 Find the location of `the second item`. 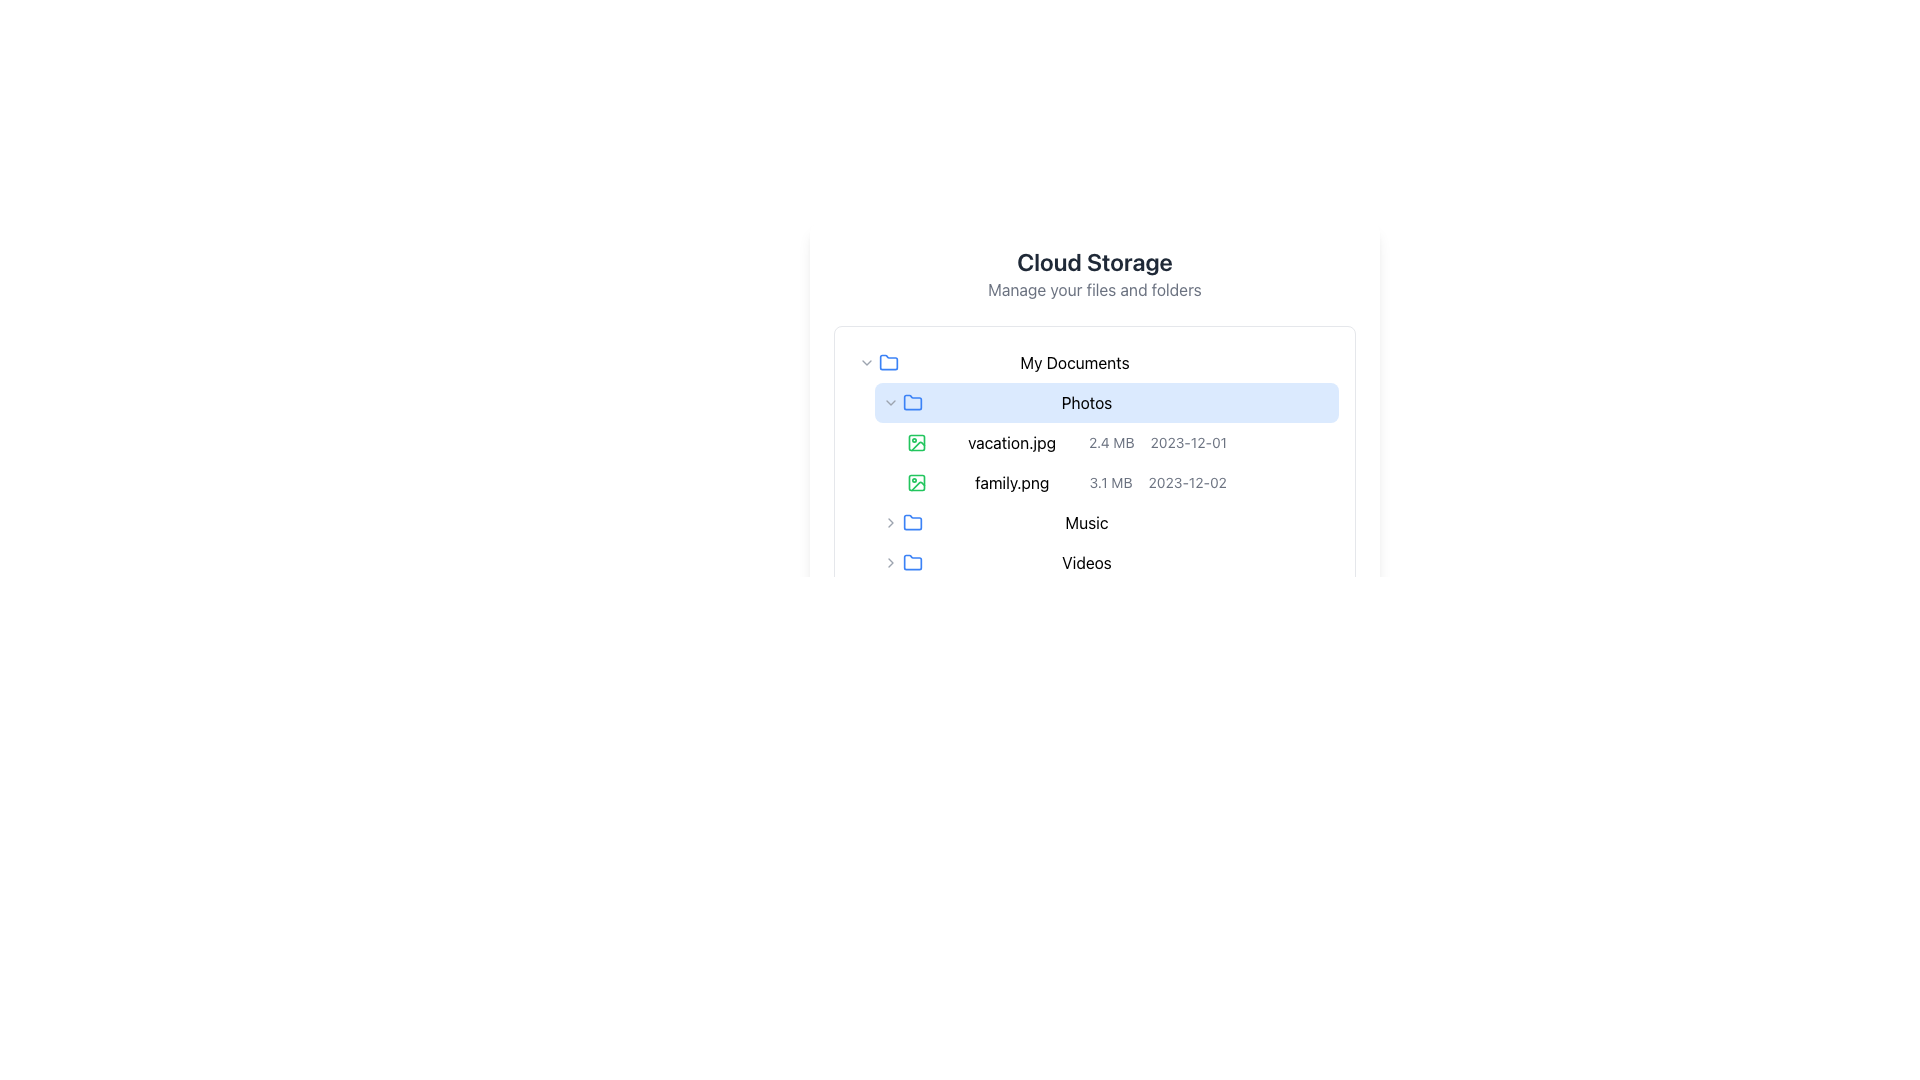

the second item is located at coordinates (1093, 482).